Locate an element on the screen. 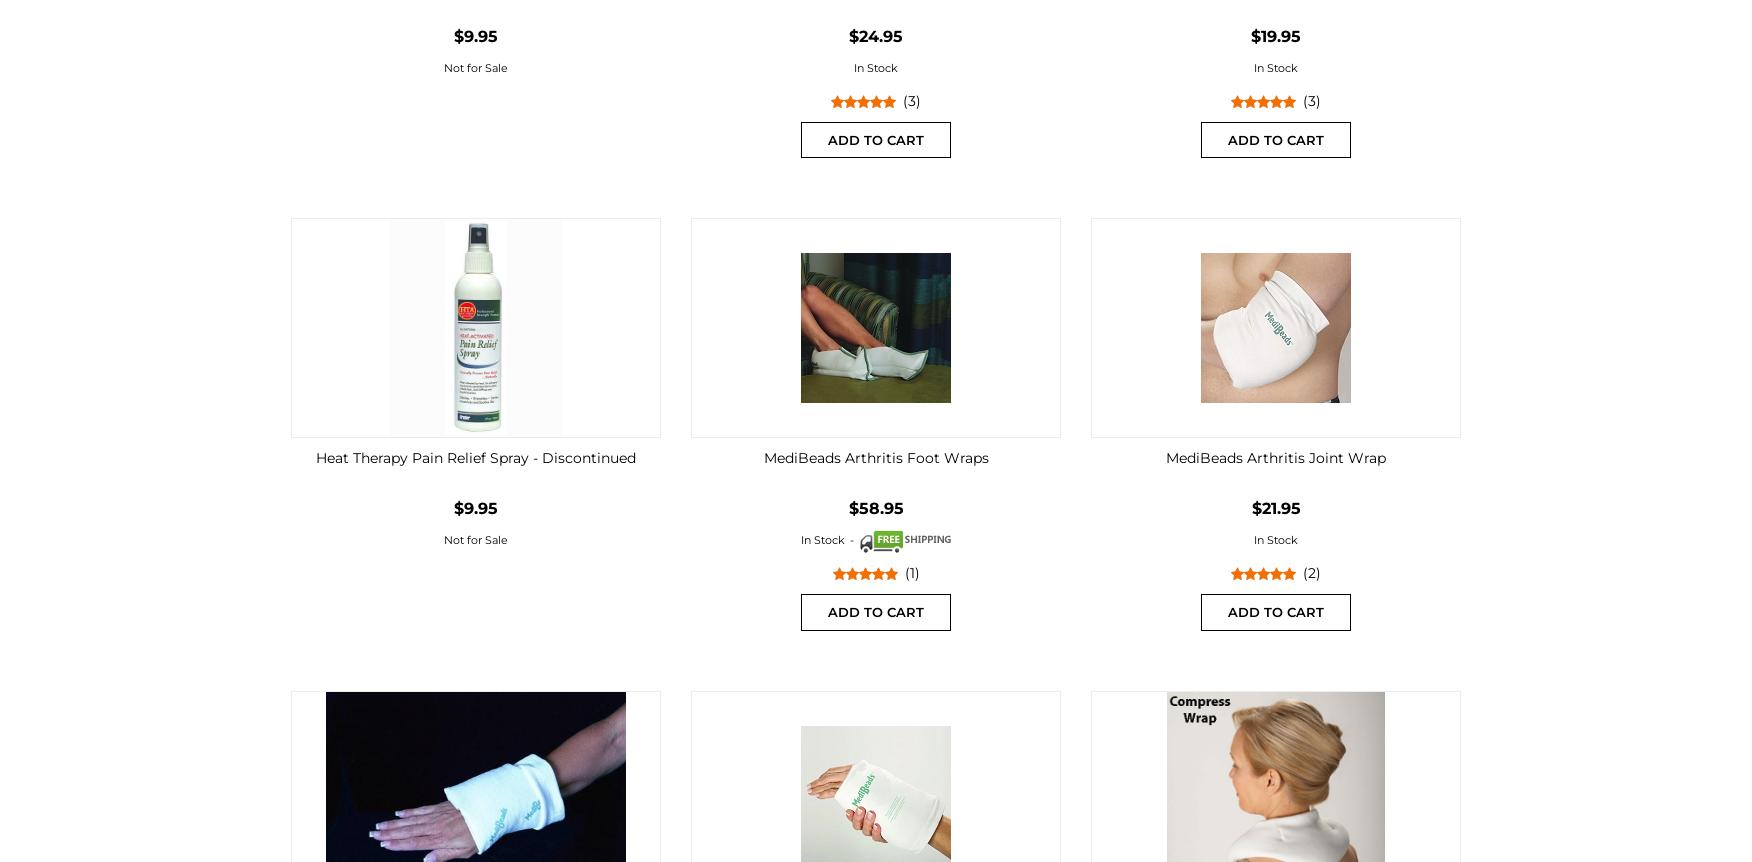 The image size is (1752, 862). '$24.95' is located at coordinates (876, 35).